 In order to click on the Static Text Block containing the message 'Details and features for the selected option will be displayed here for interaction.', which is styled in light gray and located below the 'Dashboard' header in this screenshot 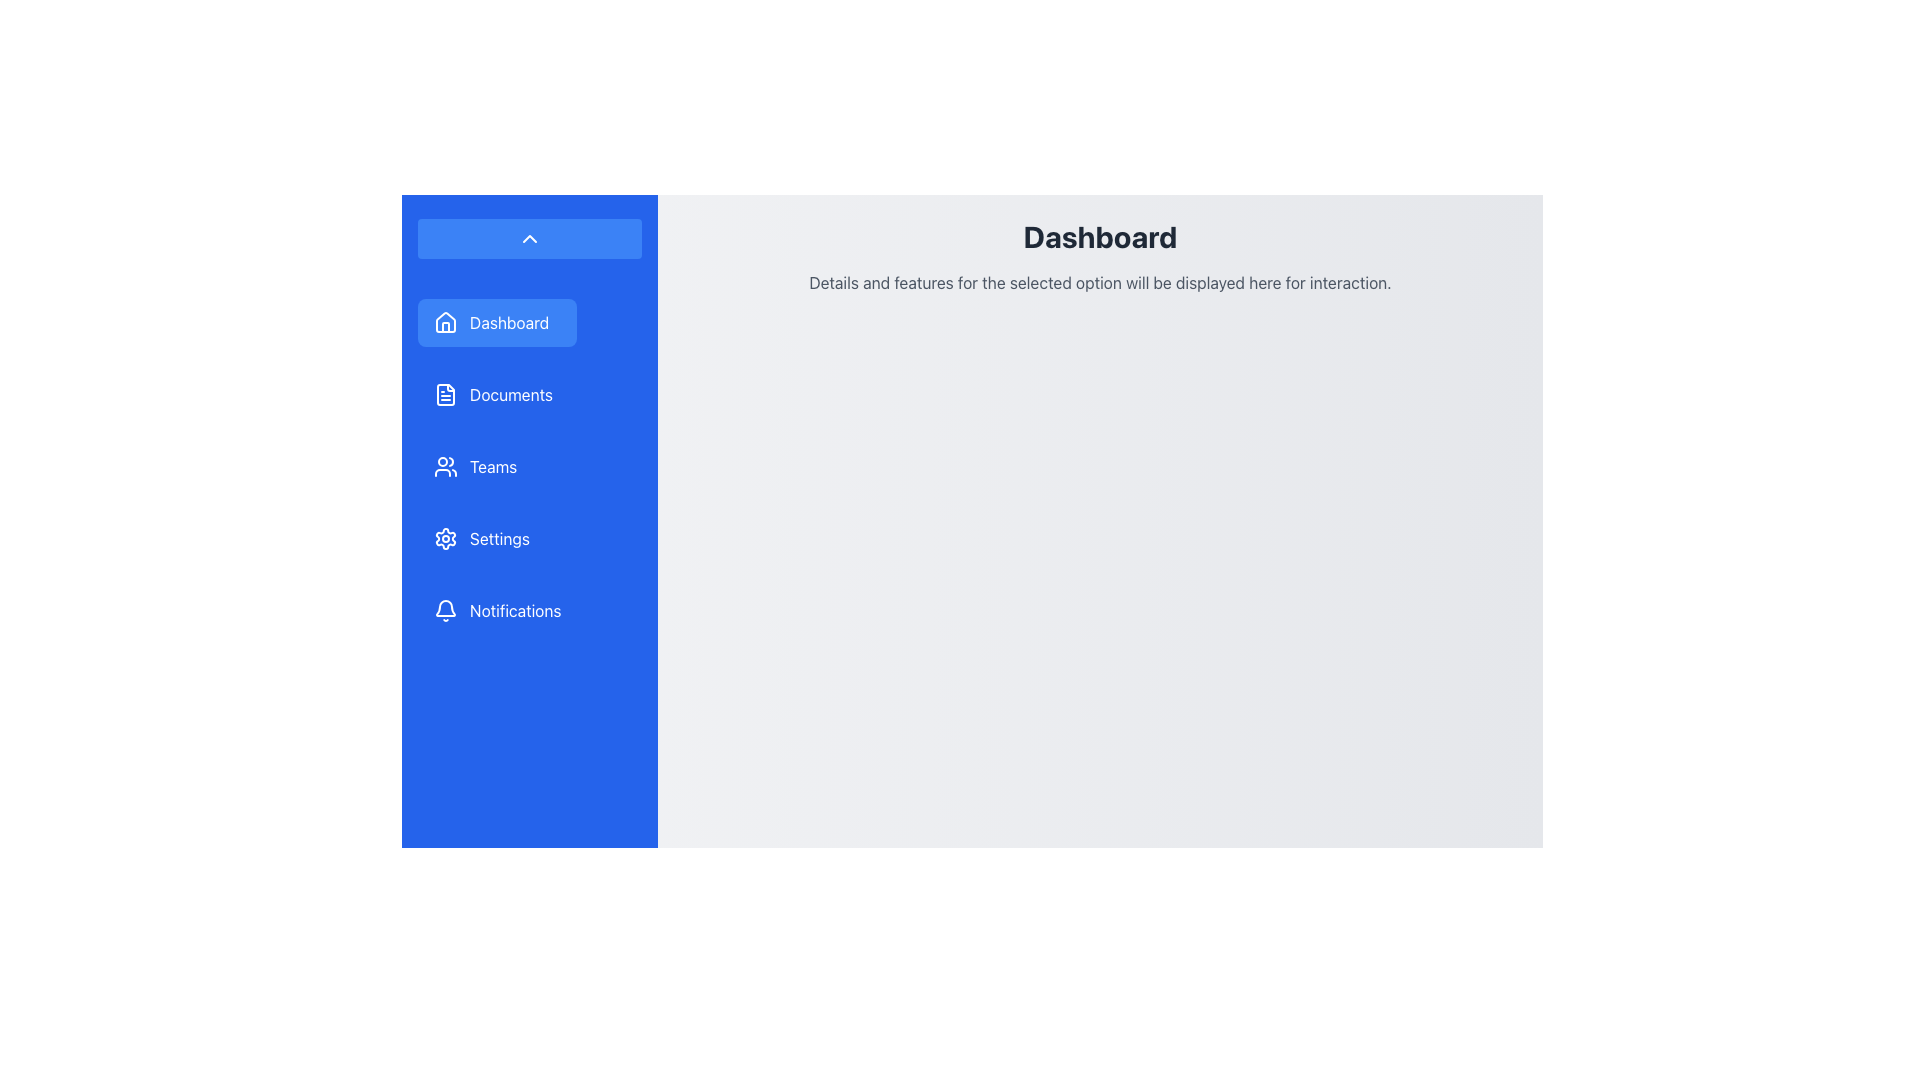, I will do `click(1099, 282)`.